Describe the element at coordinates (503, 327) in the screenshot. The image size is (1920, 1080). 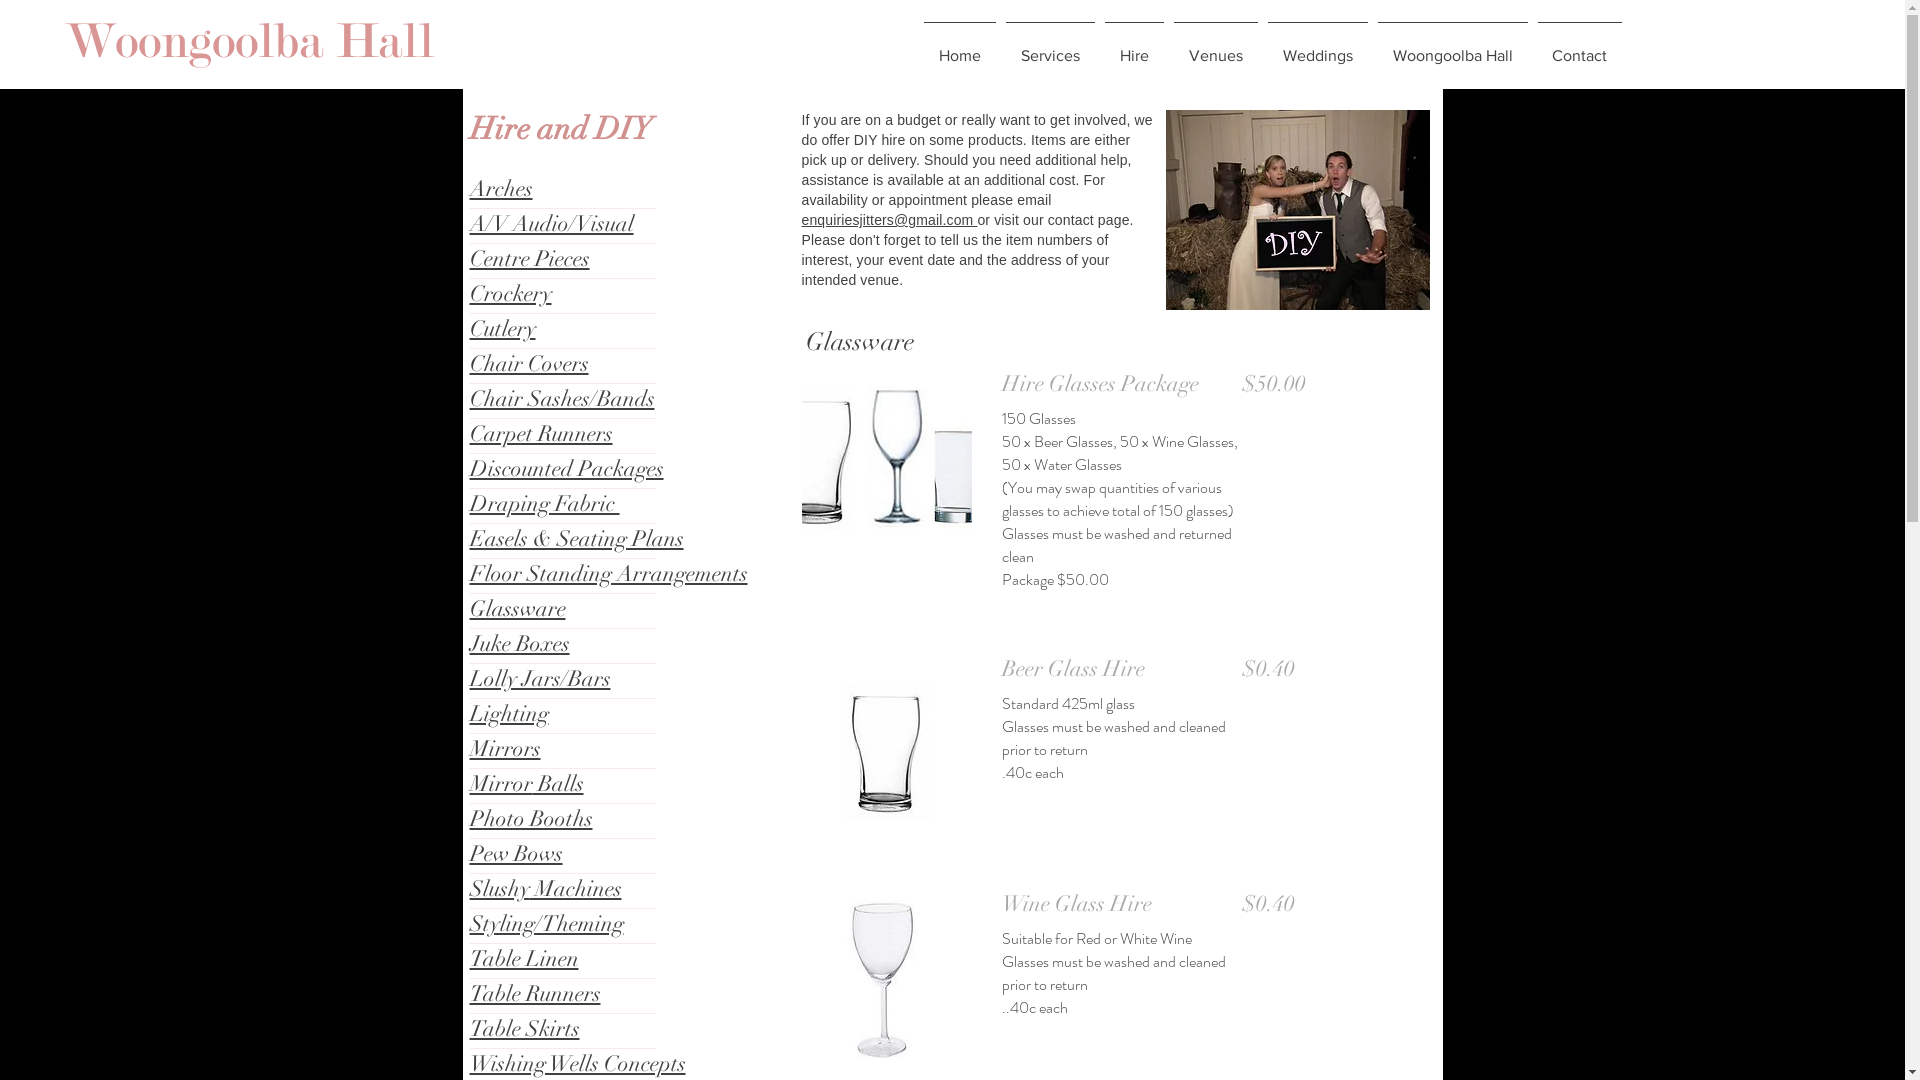
I see `'Cutlery'` at that location.